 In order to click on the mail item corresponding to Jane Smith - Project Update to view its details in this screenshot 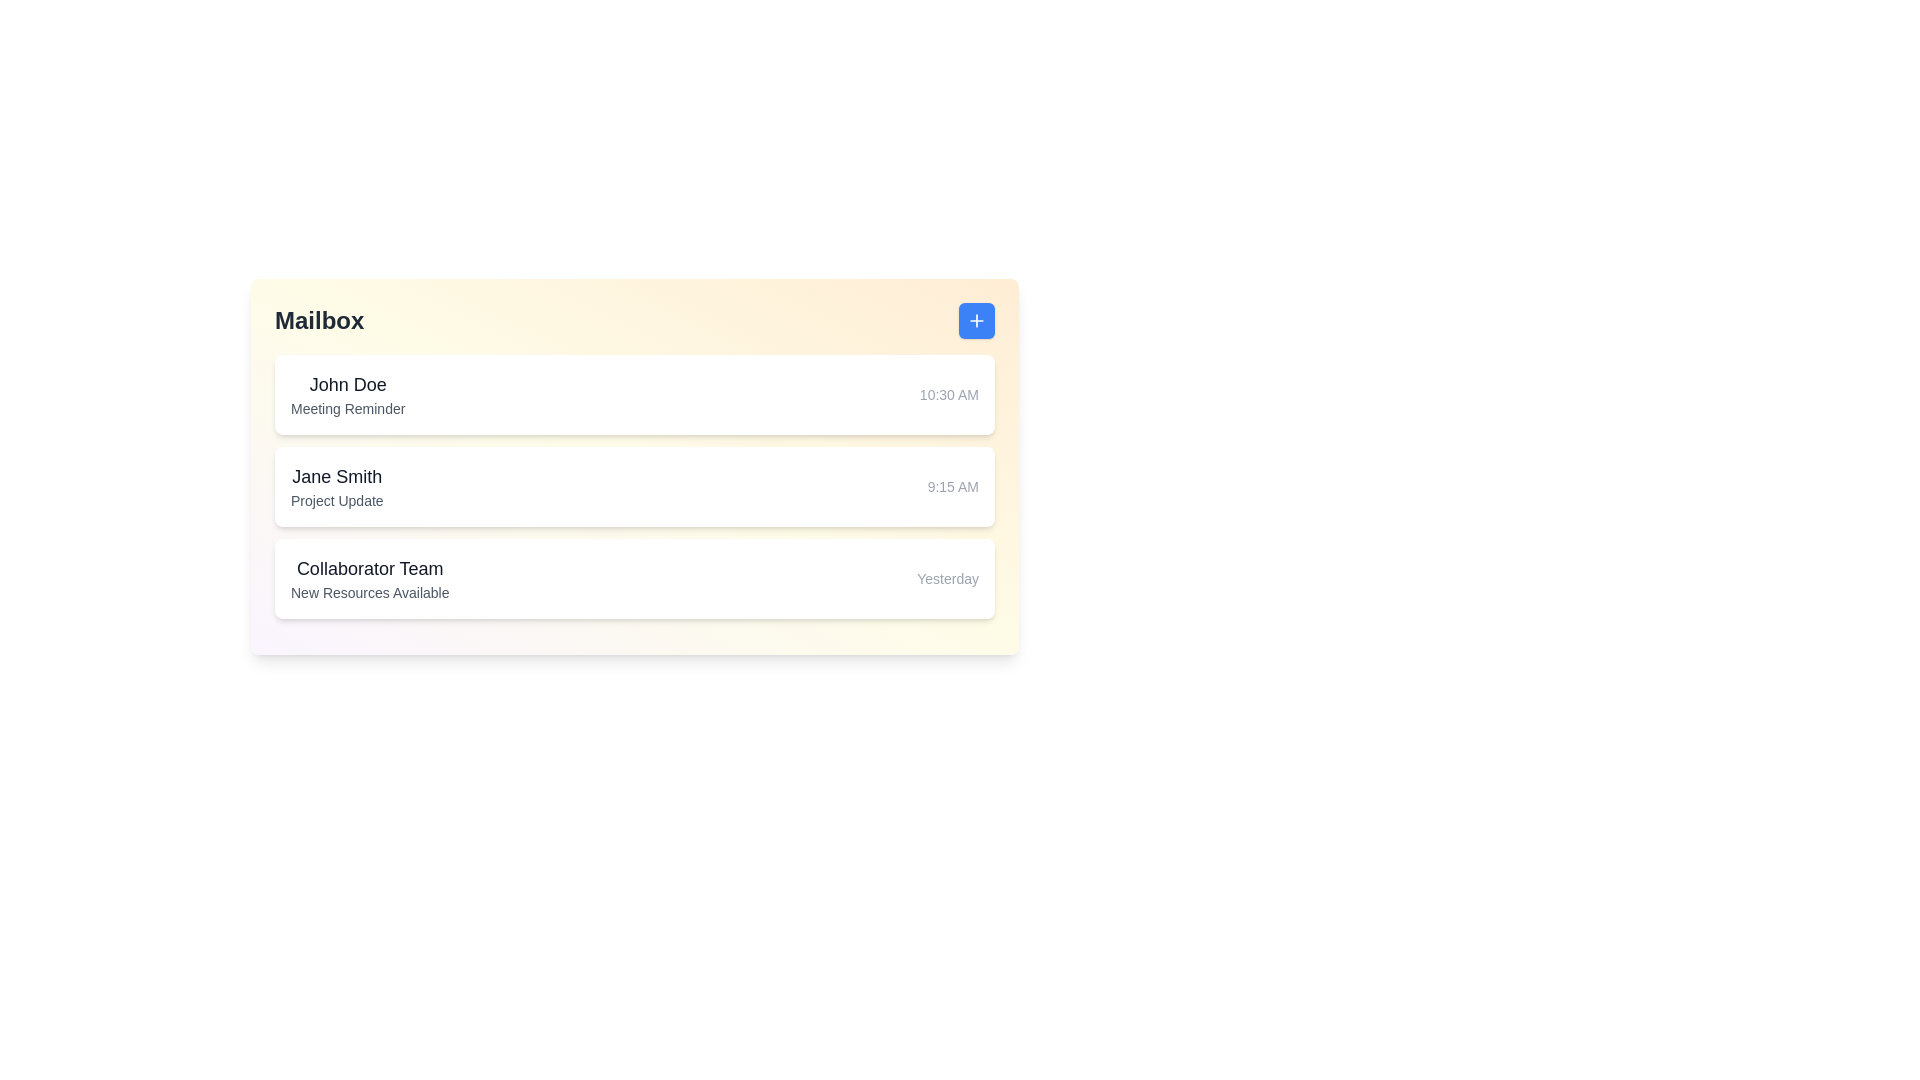, I will do `click(633, 486)`.